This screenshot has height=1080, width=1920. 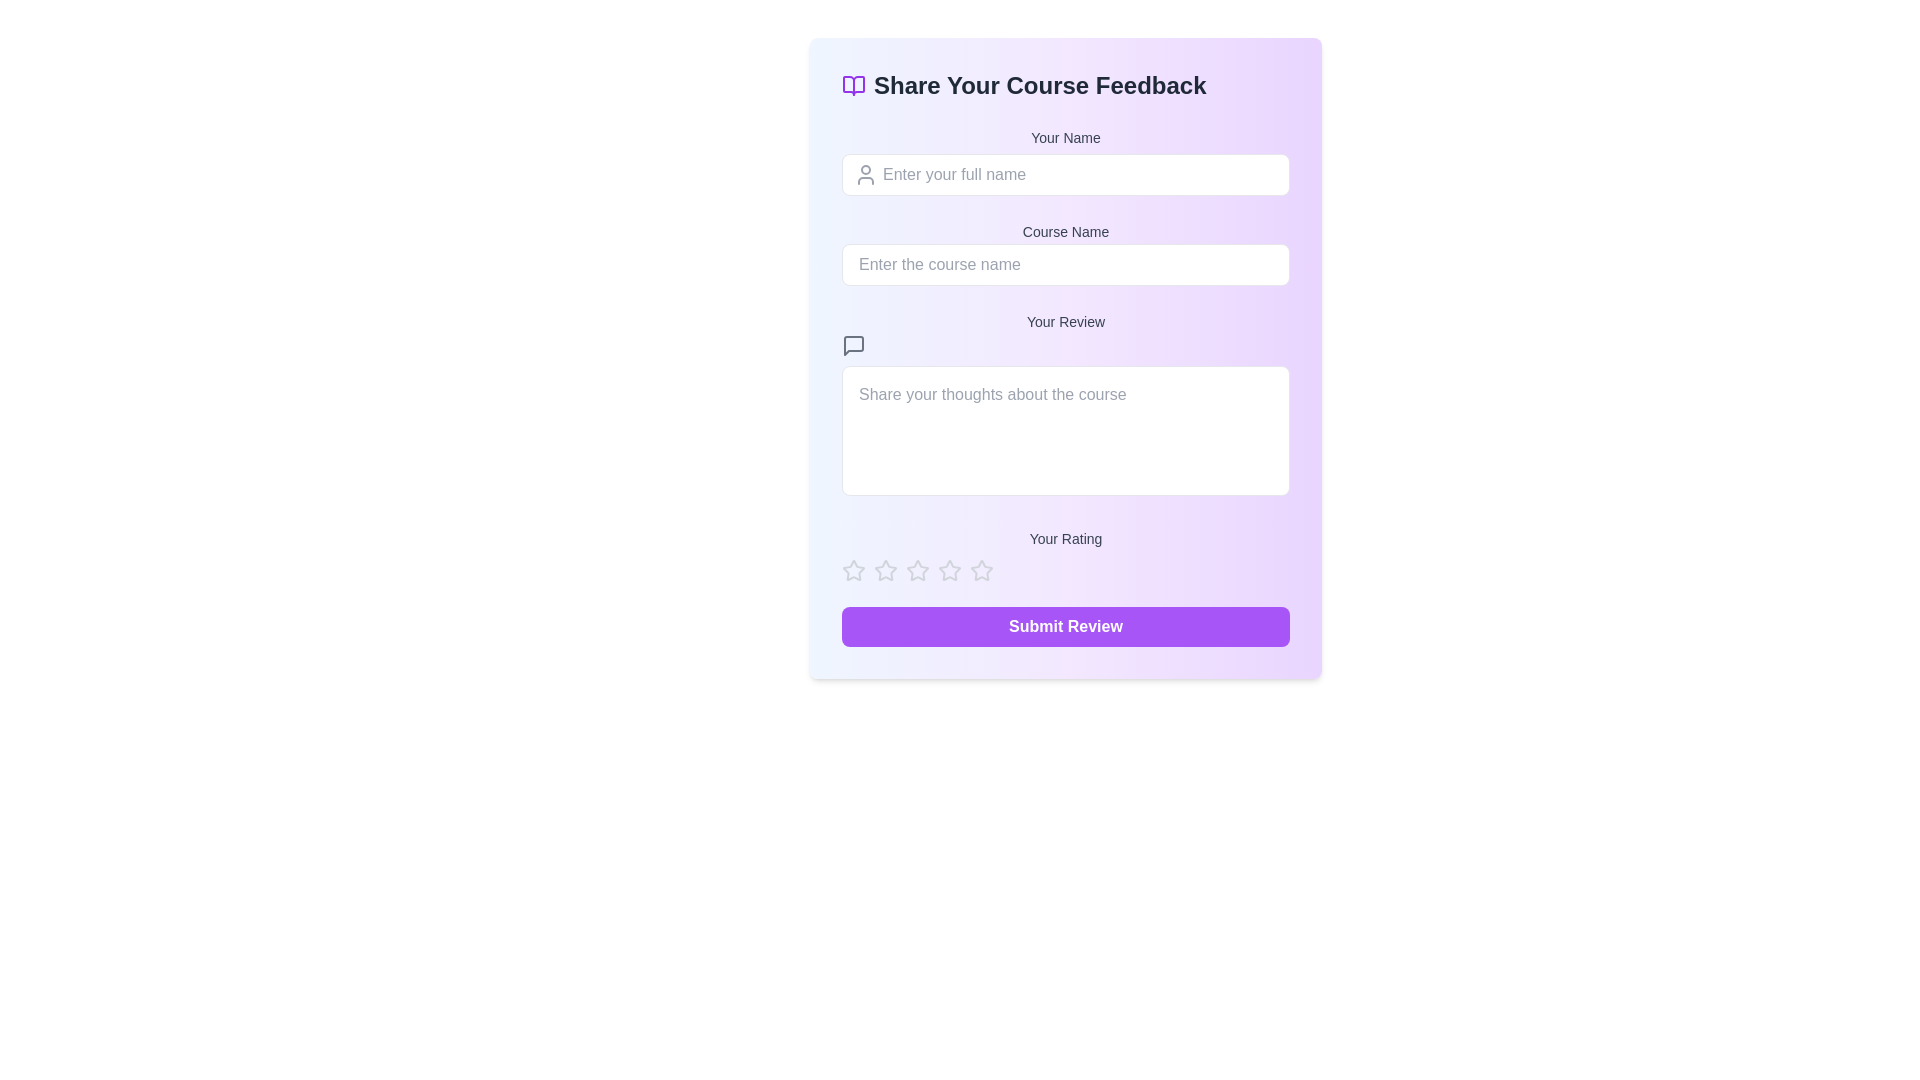 What do you see at coordinates (854, 345) in the screenshot?
I see `the speech bubble icon used for comments or messages, positioned slightly above the 'Your Review' text field` at bounding box center [854, 345].